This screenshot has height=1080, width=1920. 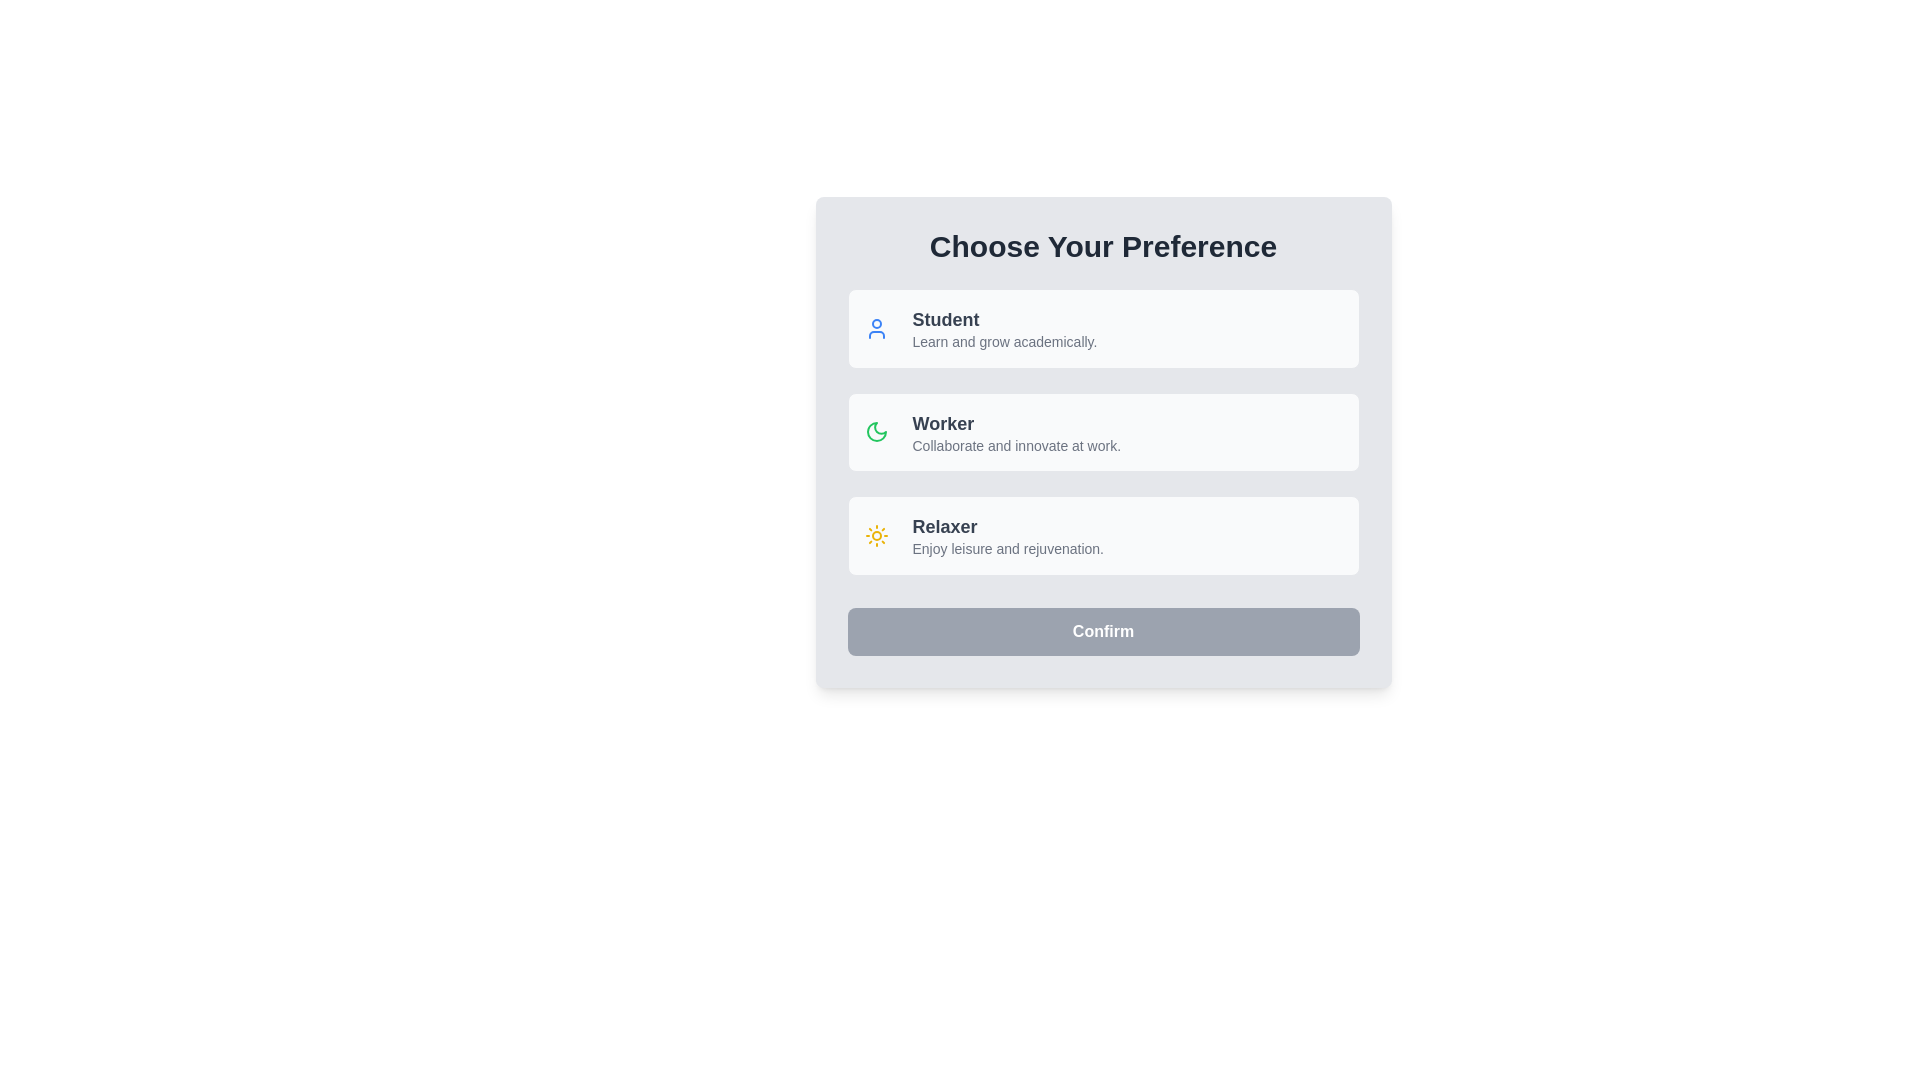 I want to click on the 'Confirm' button, which has rounded corners, a gray background, and contains white, bold text centered horizontally, so click(x=1102, y=631).